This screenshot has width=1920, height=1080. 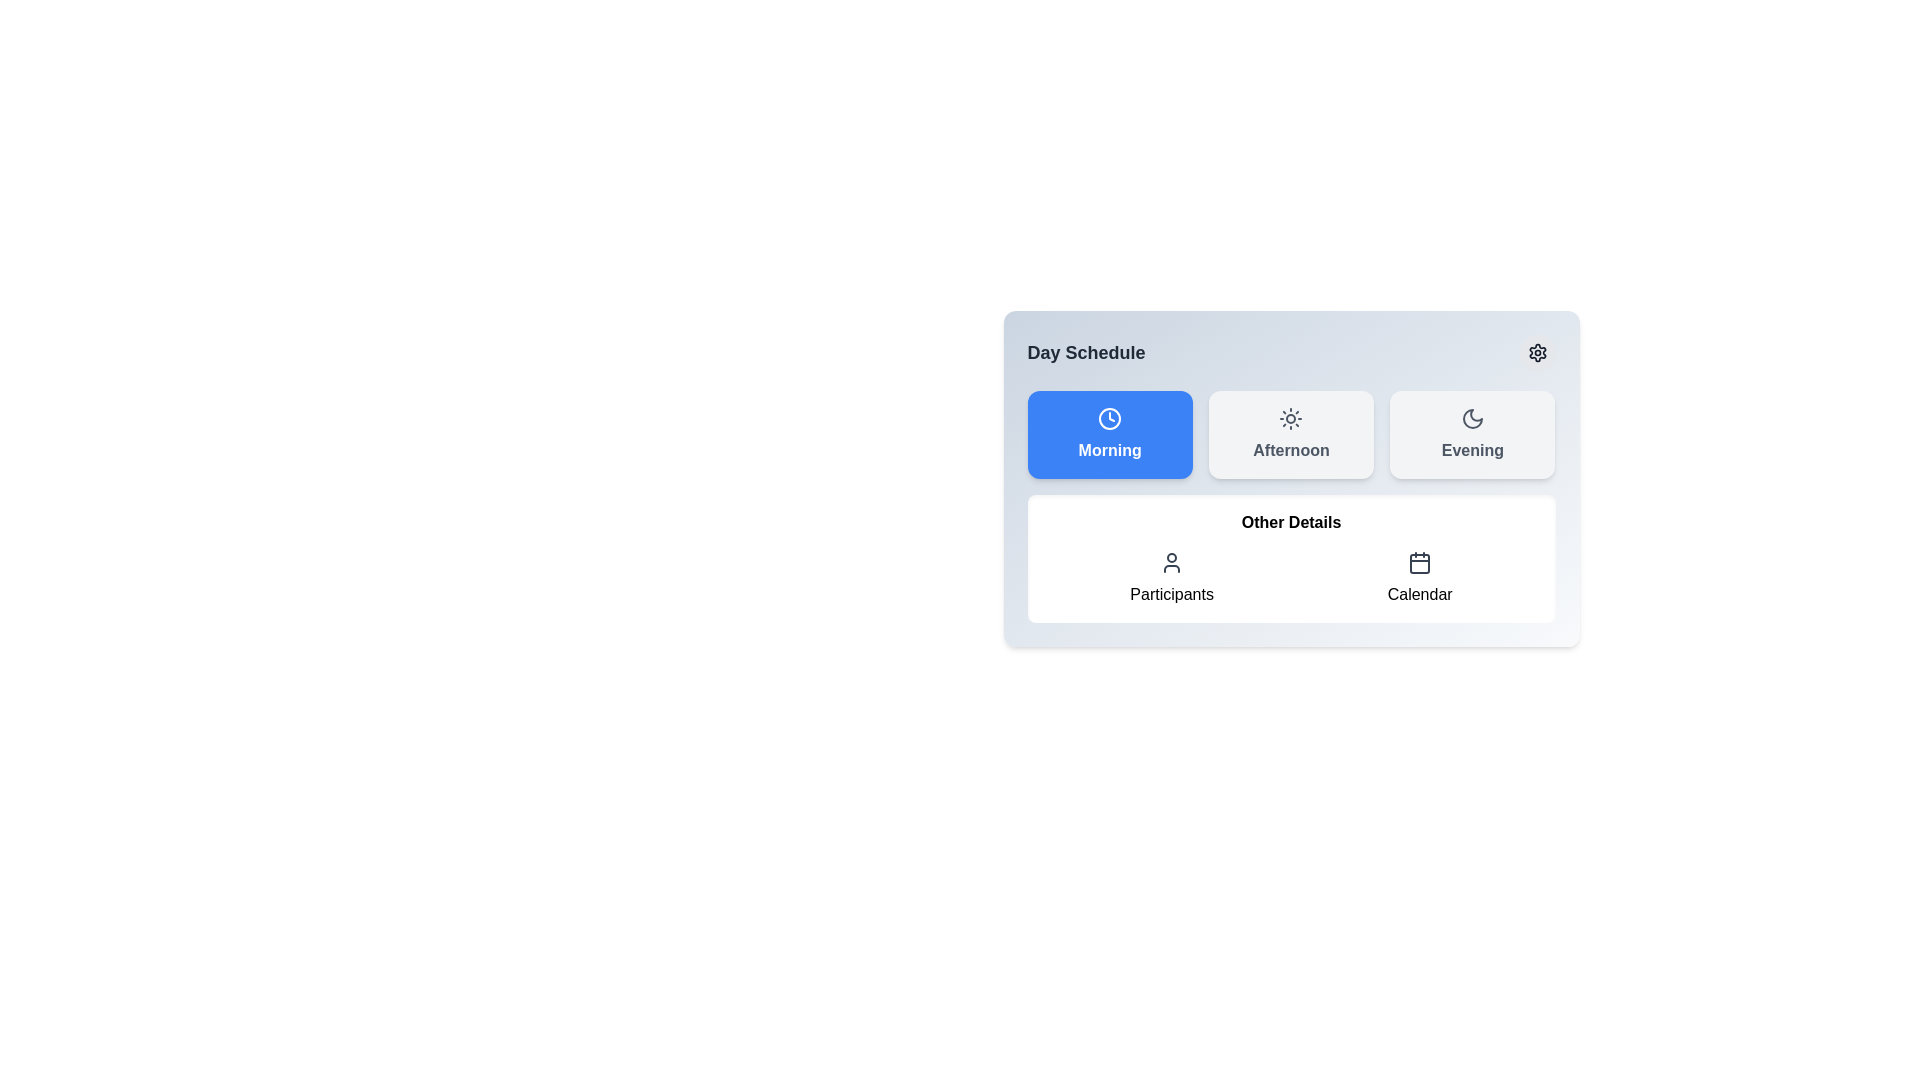 I want to click on the 'Morning' time slot button to observe its hover effect, which is the leftmost button in a grid layout of three buttons, so click(x=1109, y=434).